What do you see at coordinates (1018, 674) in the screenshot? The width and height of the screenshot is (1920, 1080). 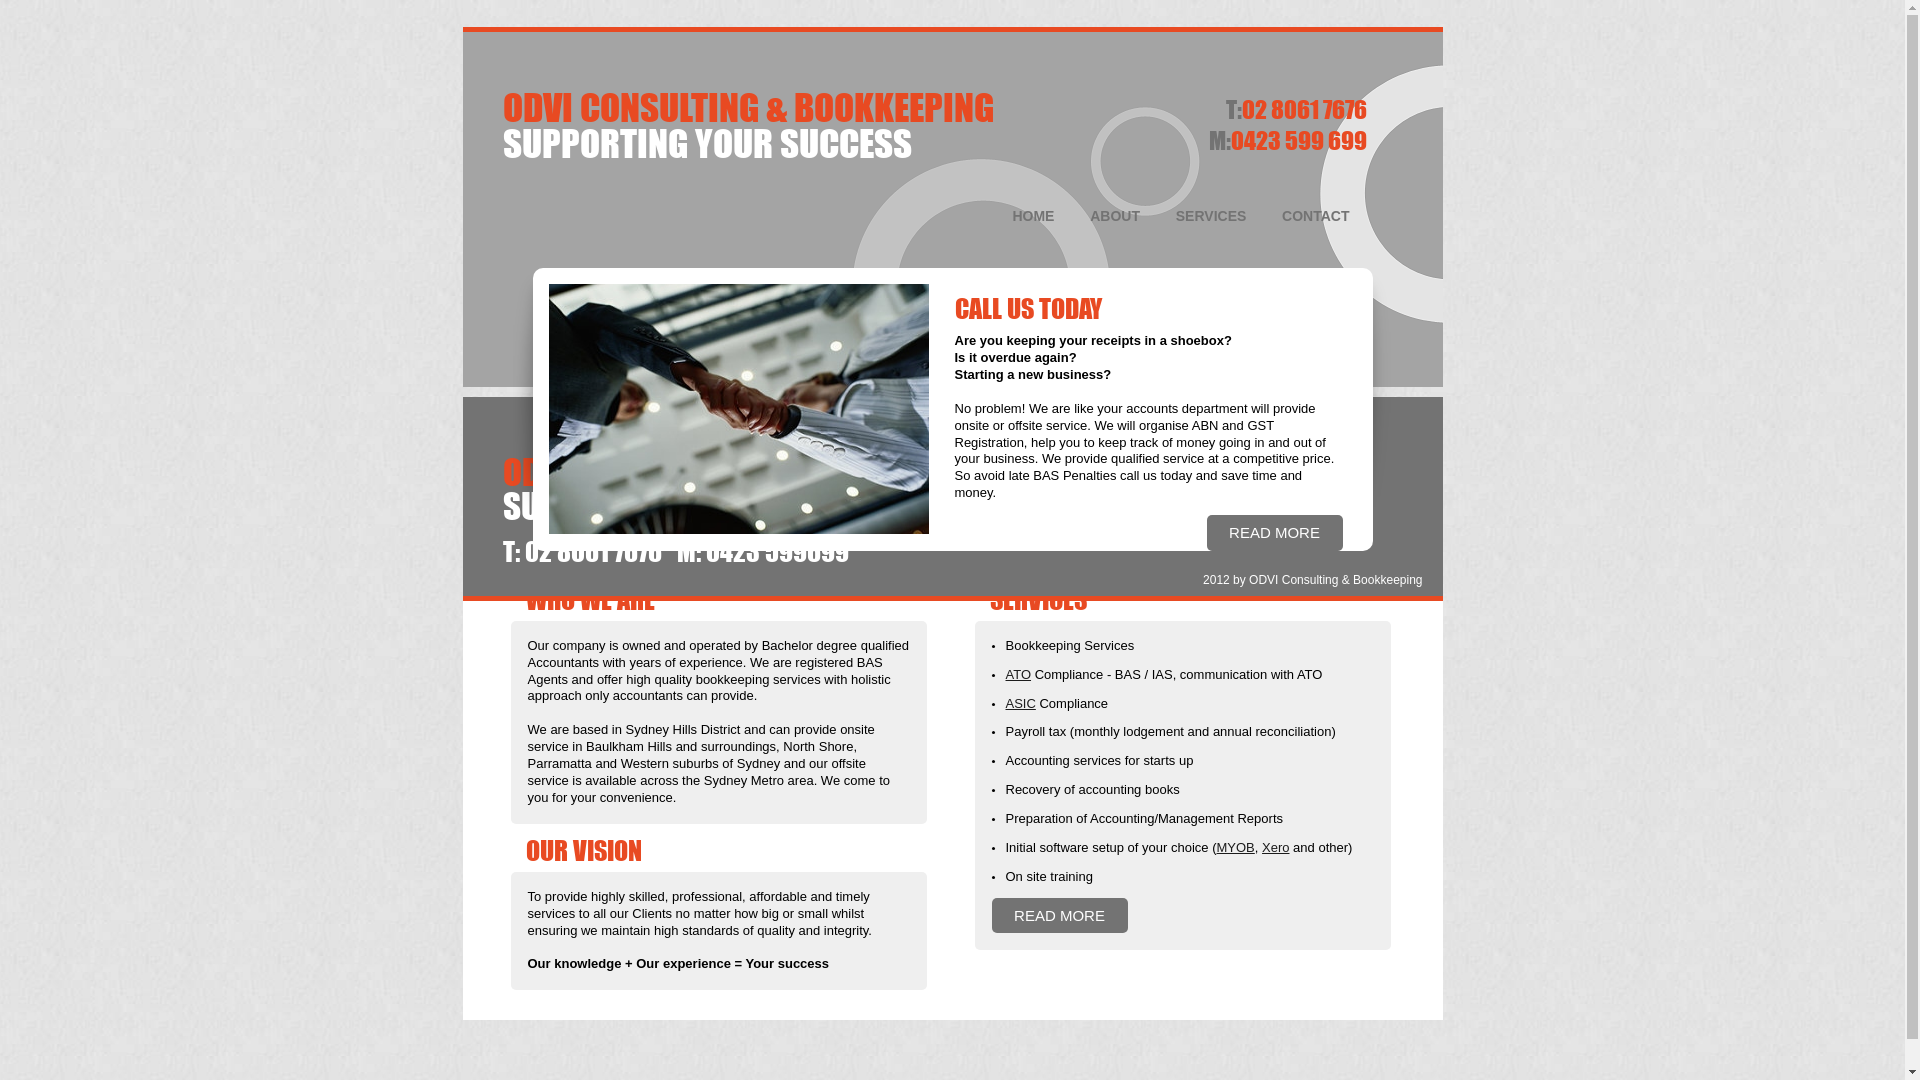 I see `'ATO'` at bounding box center [1018, 674].